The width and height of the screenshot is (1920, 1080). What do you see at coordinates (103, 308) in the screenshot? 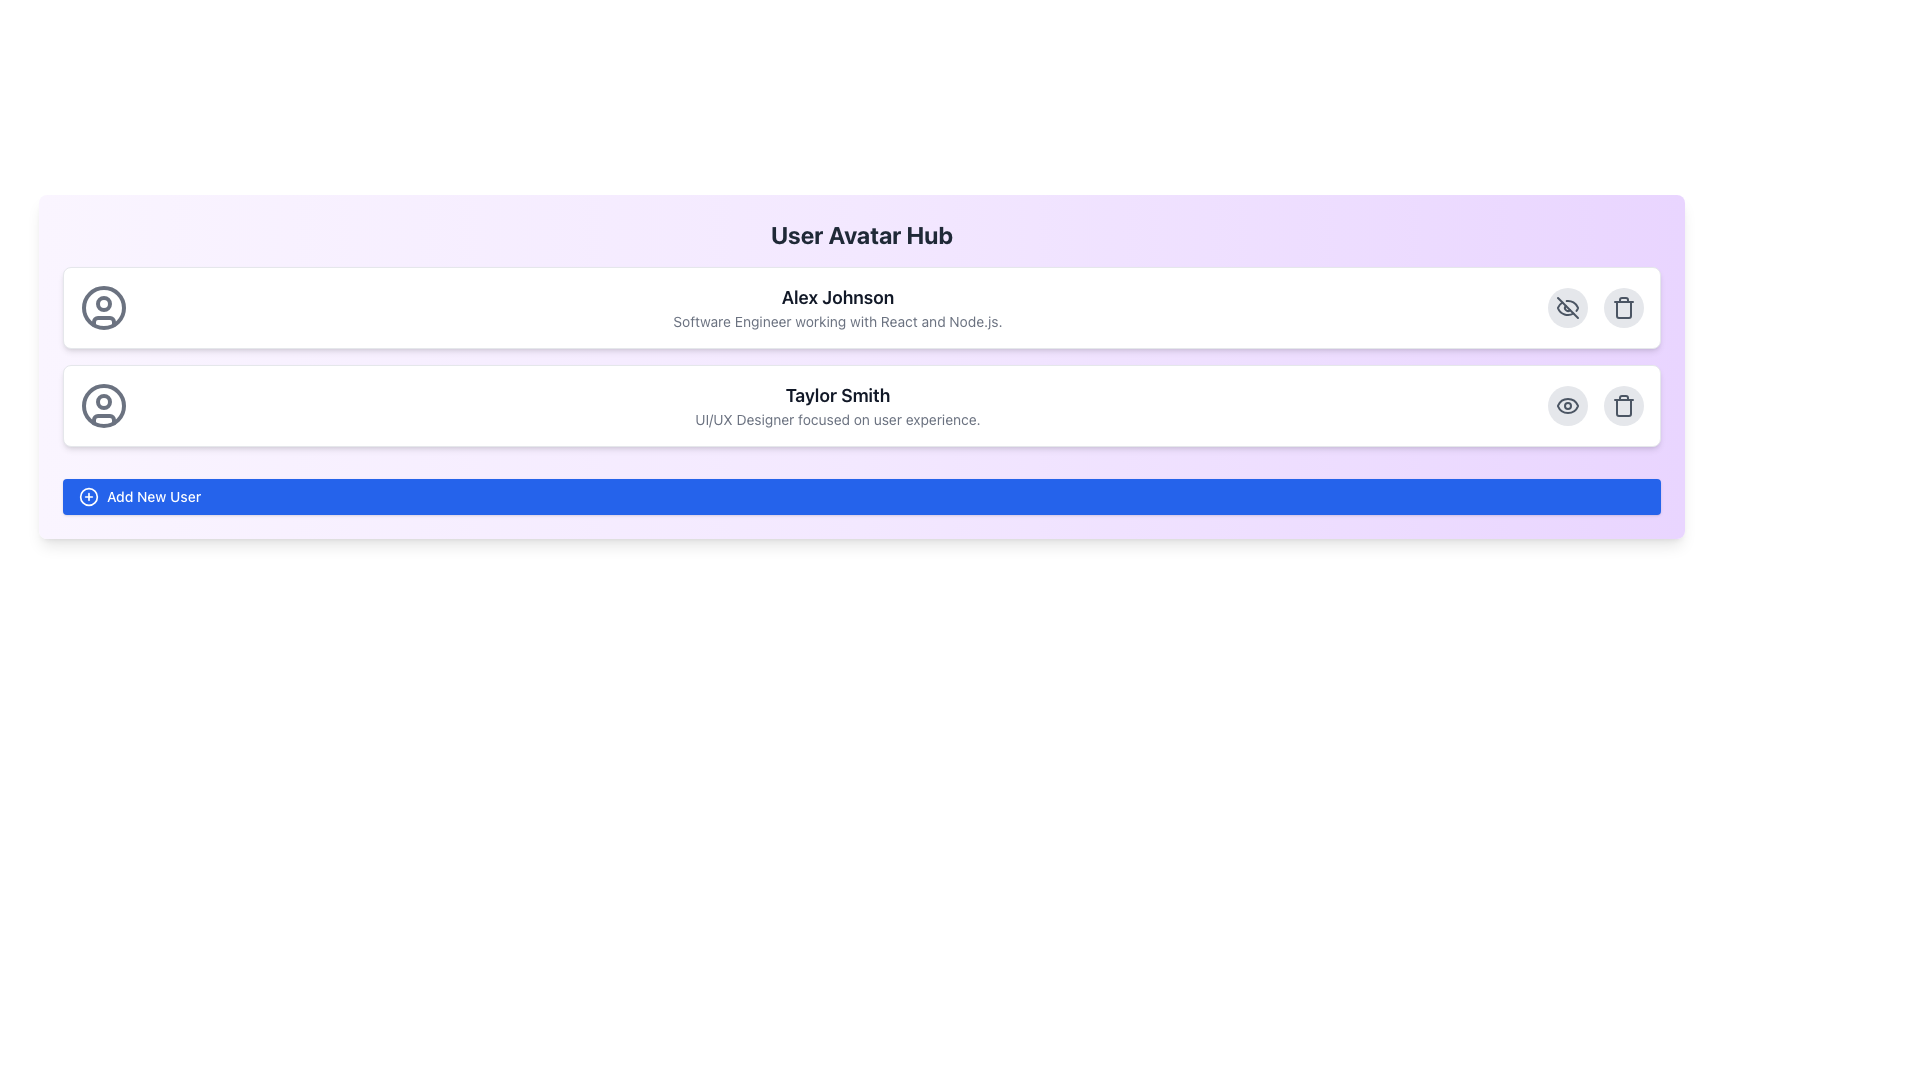
I see `the user avatar icon represented by a circular outline with a head and shoulders, located in the user profile card` at bounding box center [103, 308].